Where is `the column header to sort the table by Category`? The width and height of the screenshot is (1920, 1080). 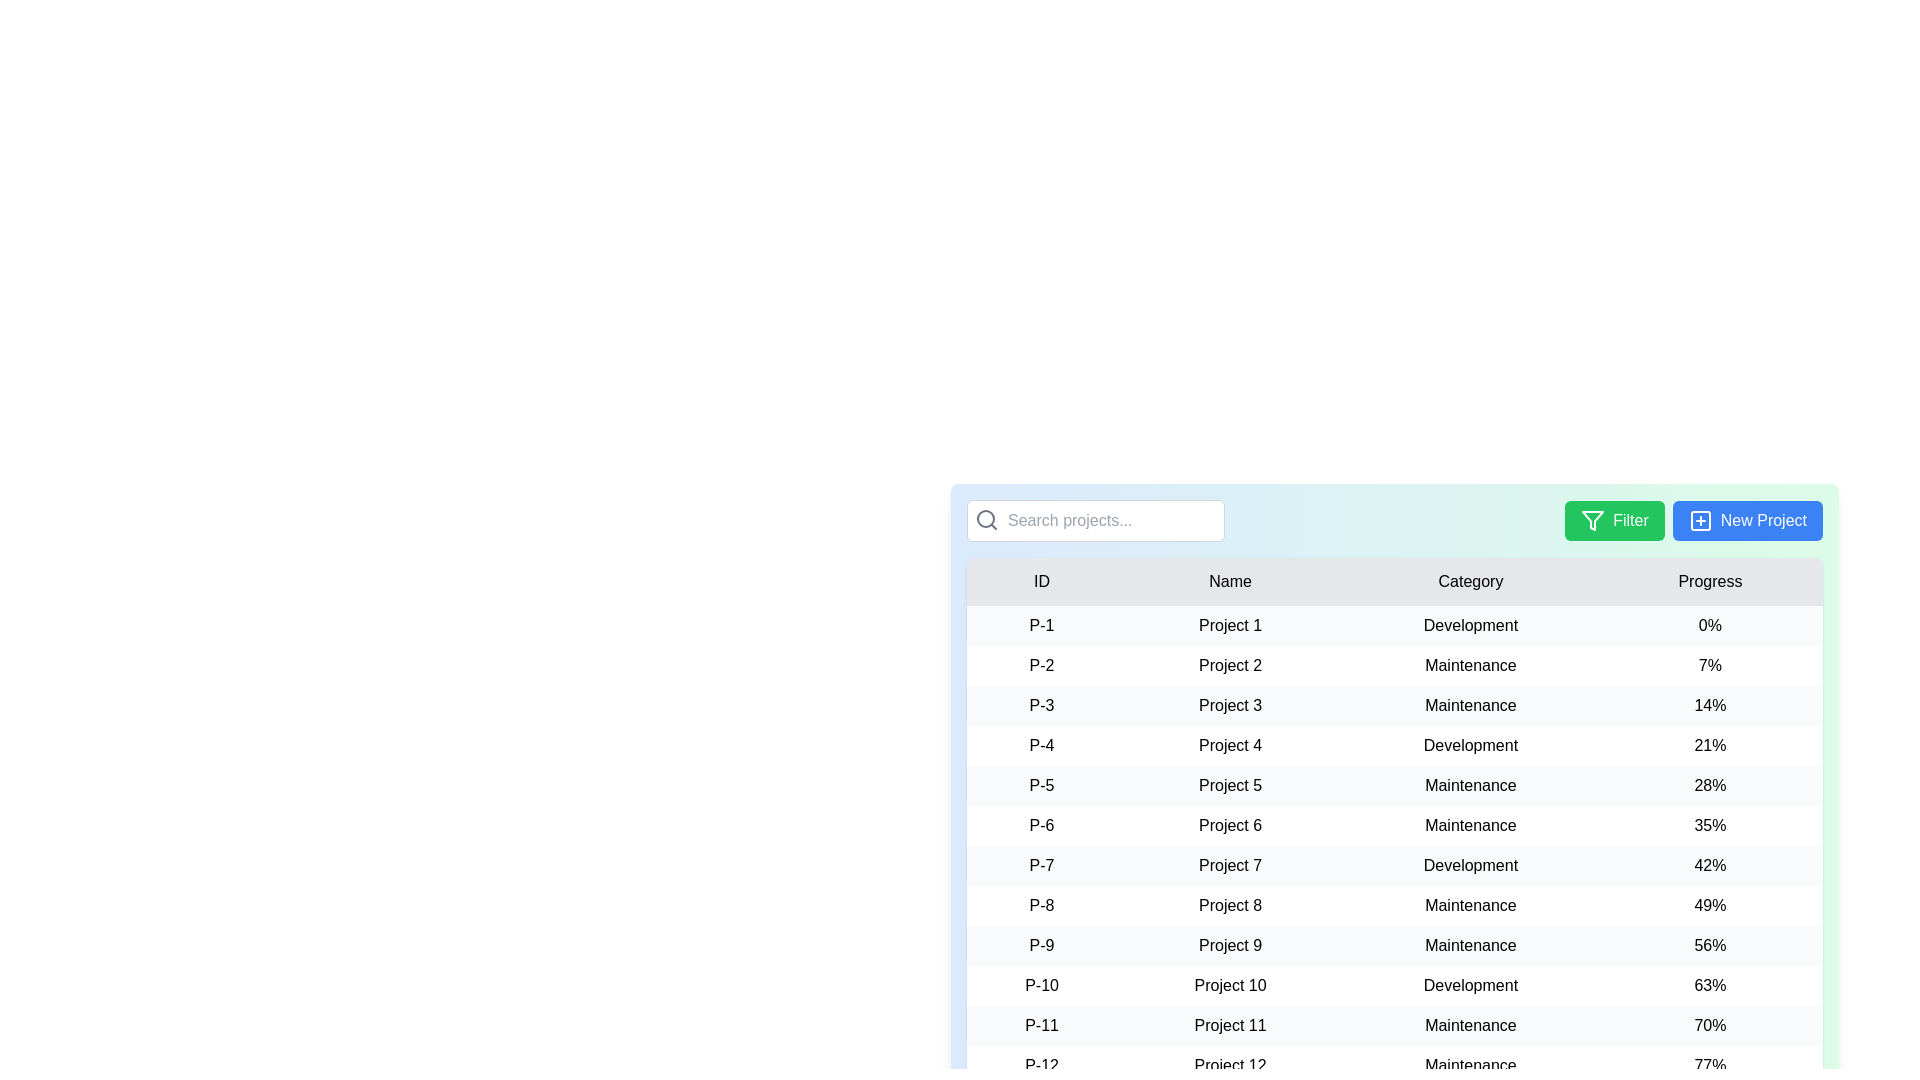
the column header to sort the table by Category is located at coordinates (1469, 582).